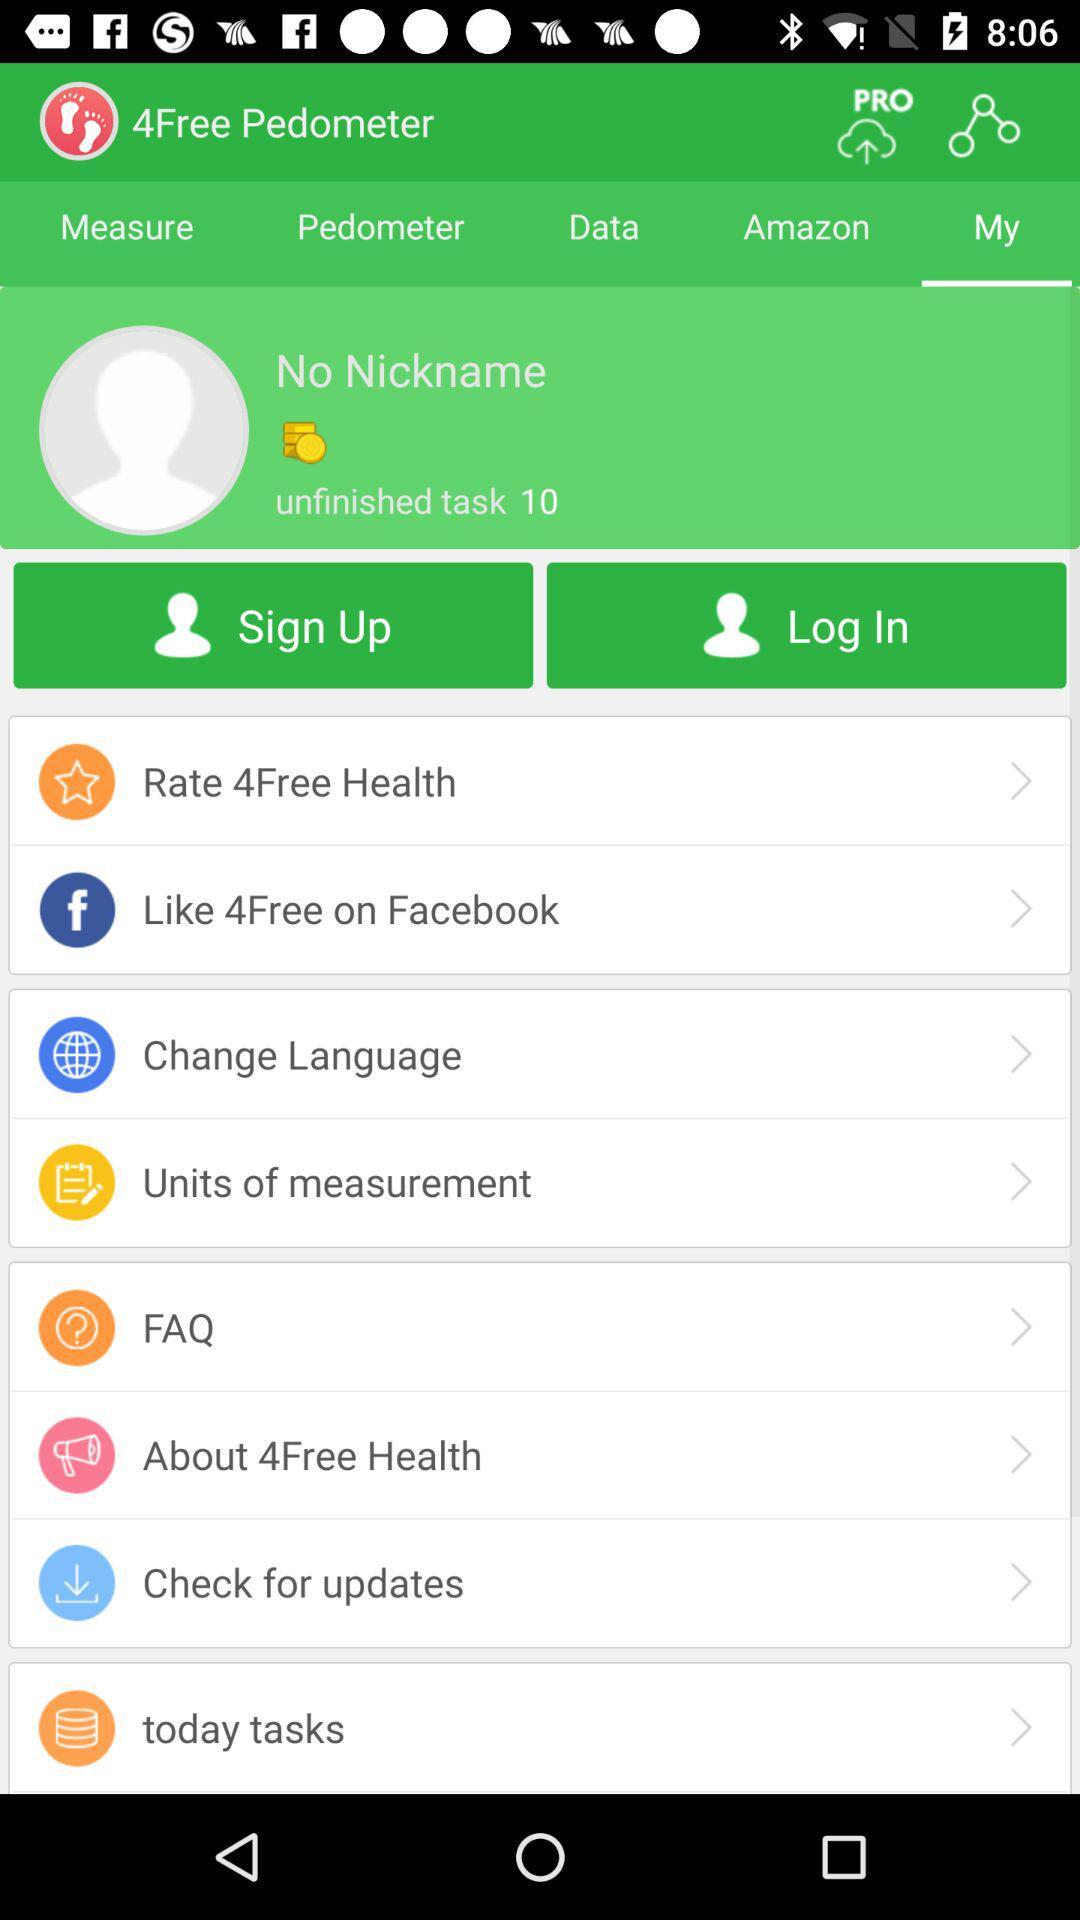 Image resolution: width=1080 pixels, height=1920 pixels. Describe the element at coordinates (540, 1327) in the screenshot. I see `faq app` at that location.